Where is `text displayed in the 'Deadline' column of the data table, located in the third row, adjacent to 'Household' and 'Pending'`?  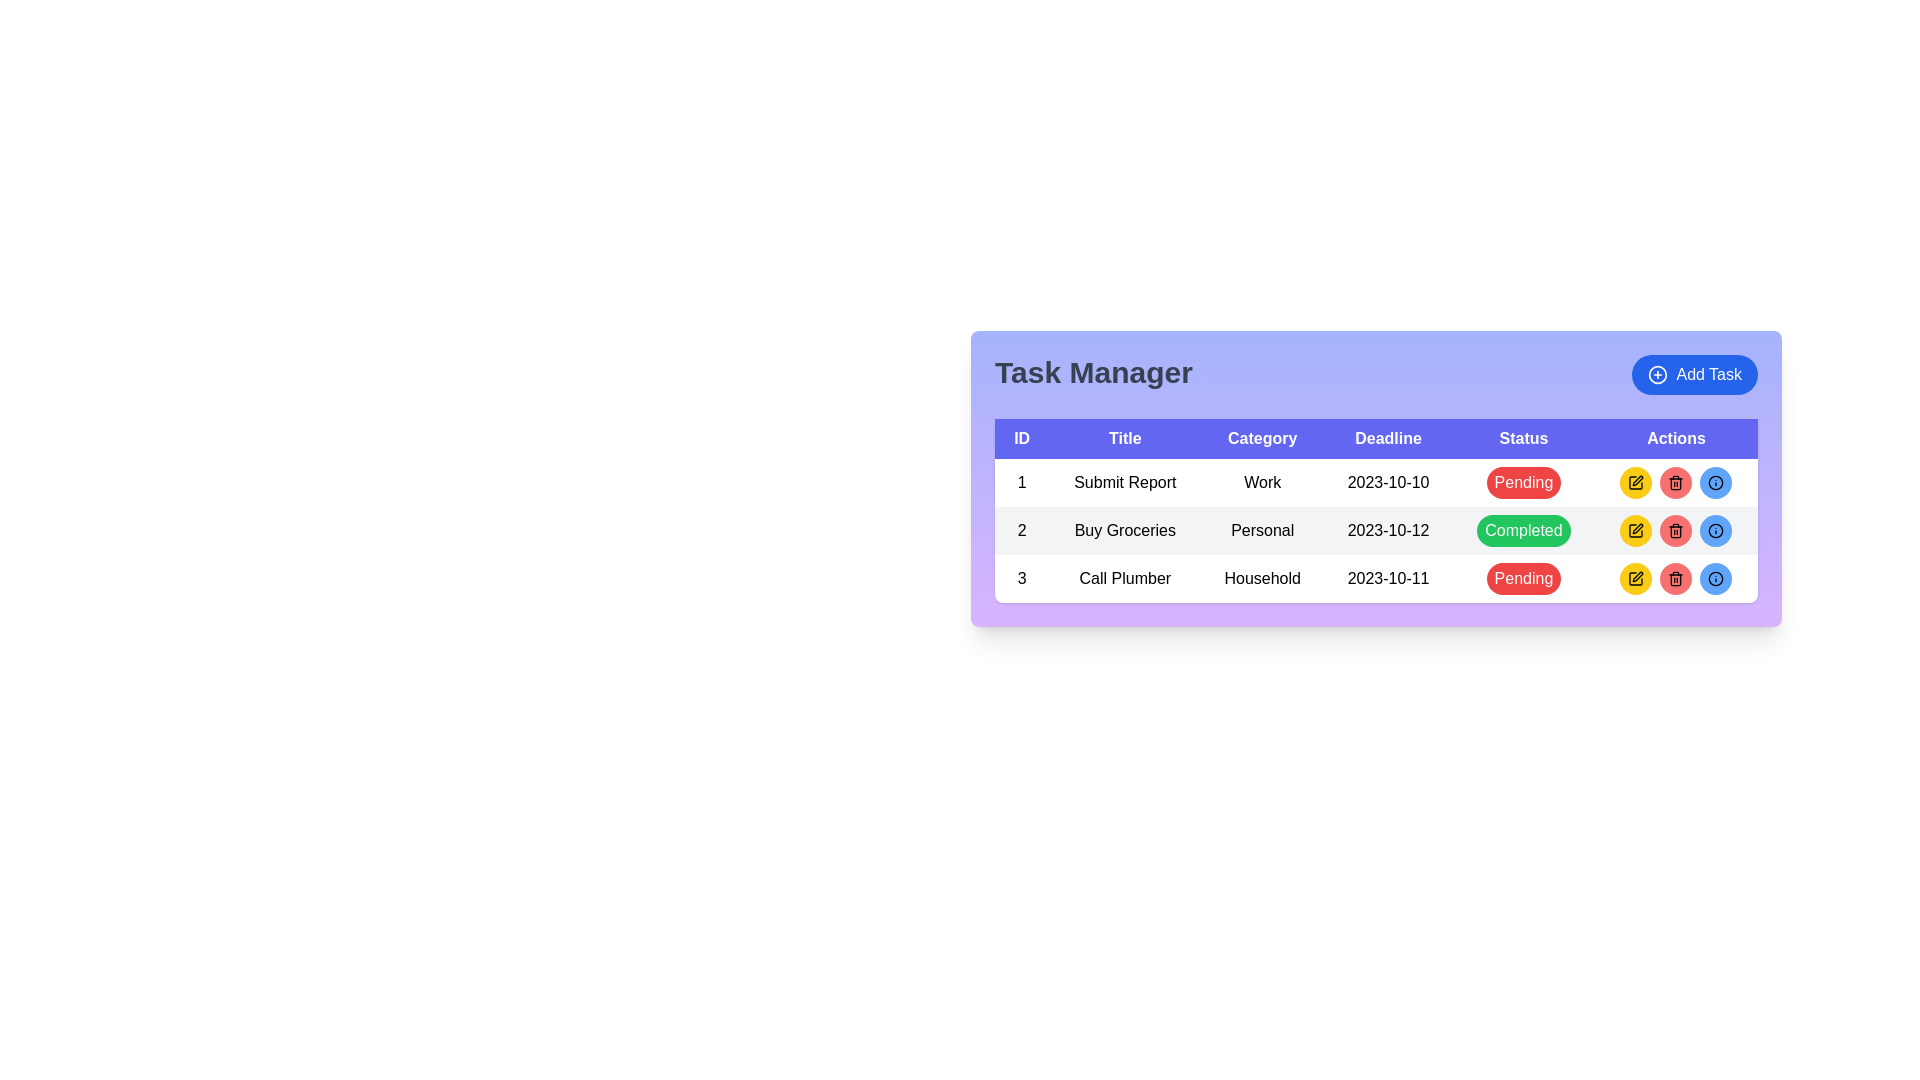
text displayed in the 'Deadline' column of the data table, located in the third row, adjacent to 'Household' and 'Pending' is located at coordinates (1387, 578).